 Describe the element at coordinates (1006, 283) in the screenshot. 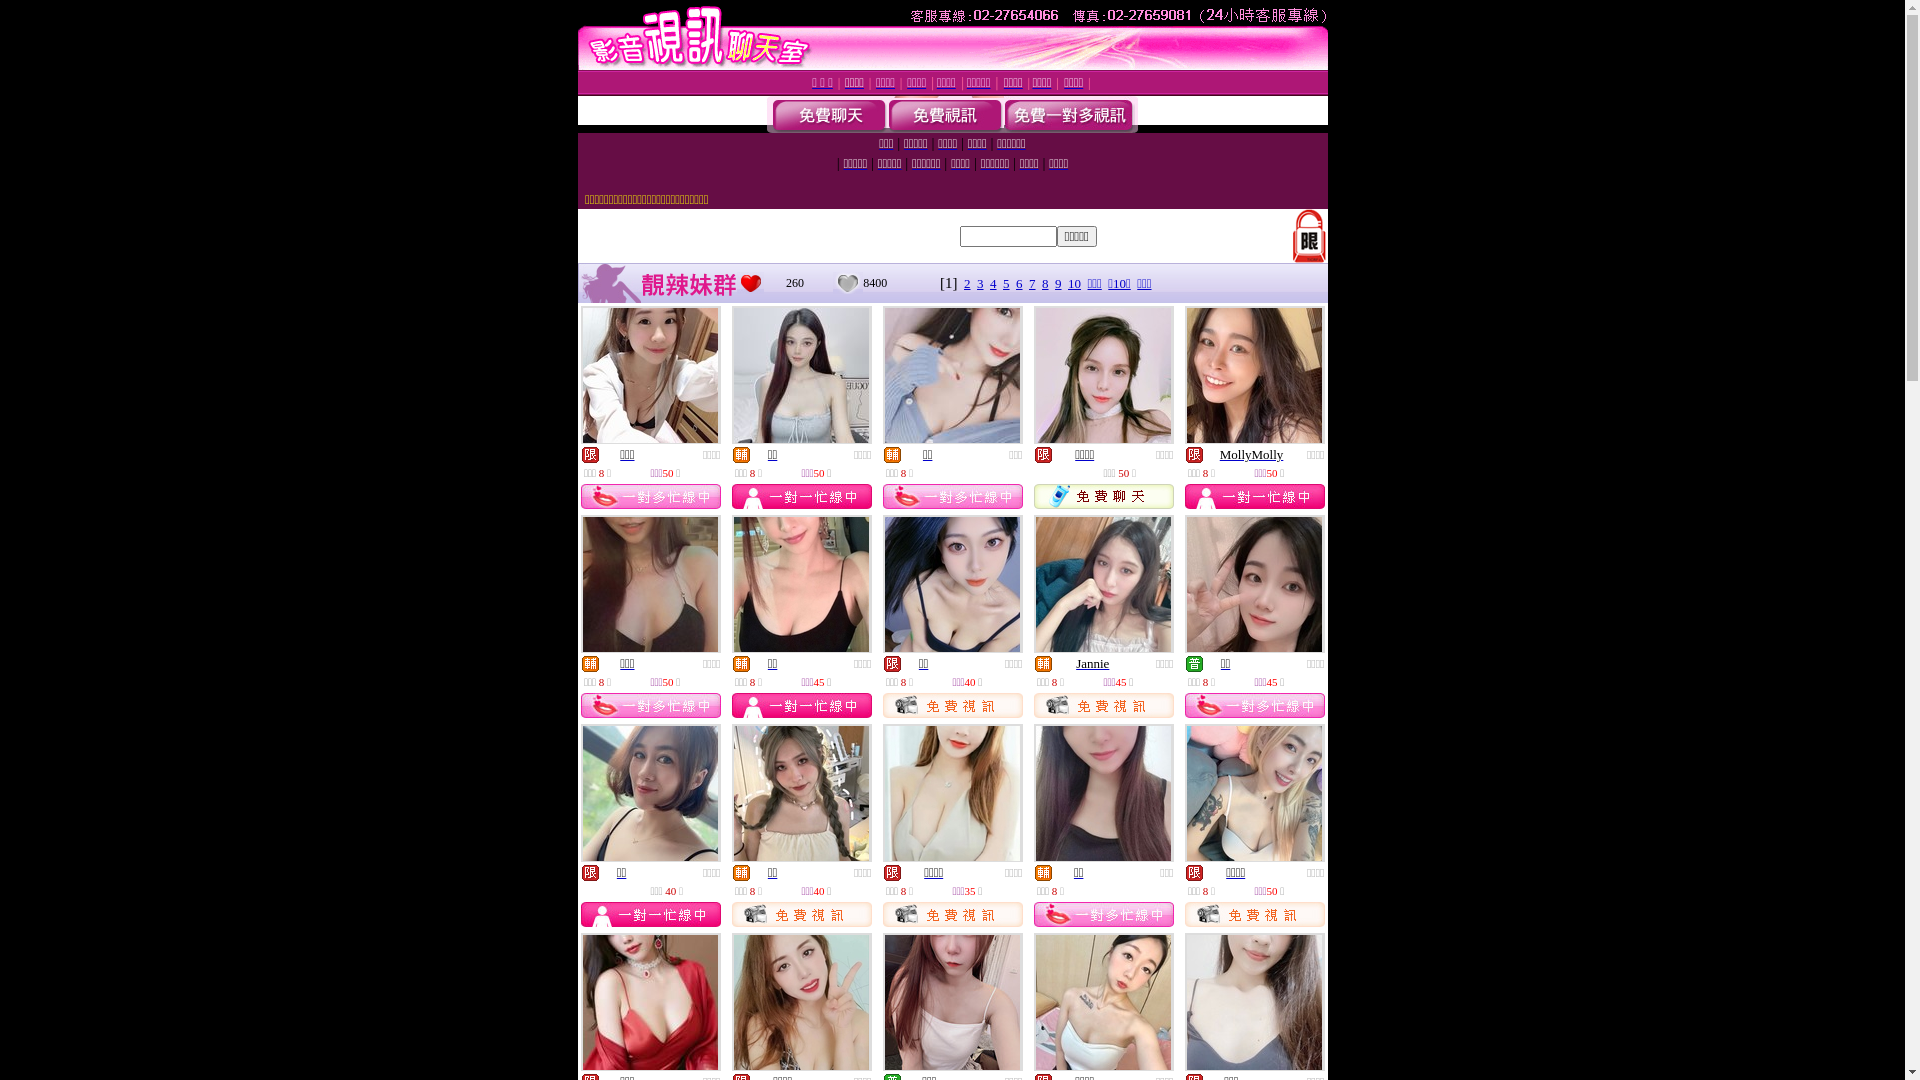

I see `'5'` at that location.